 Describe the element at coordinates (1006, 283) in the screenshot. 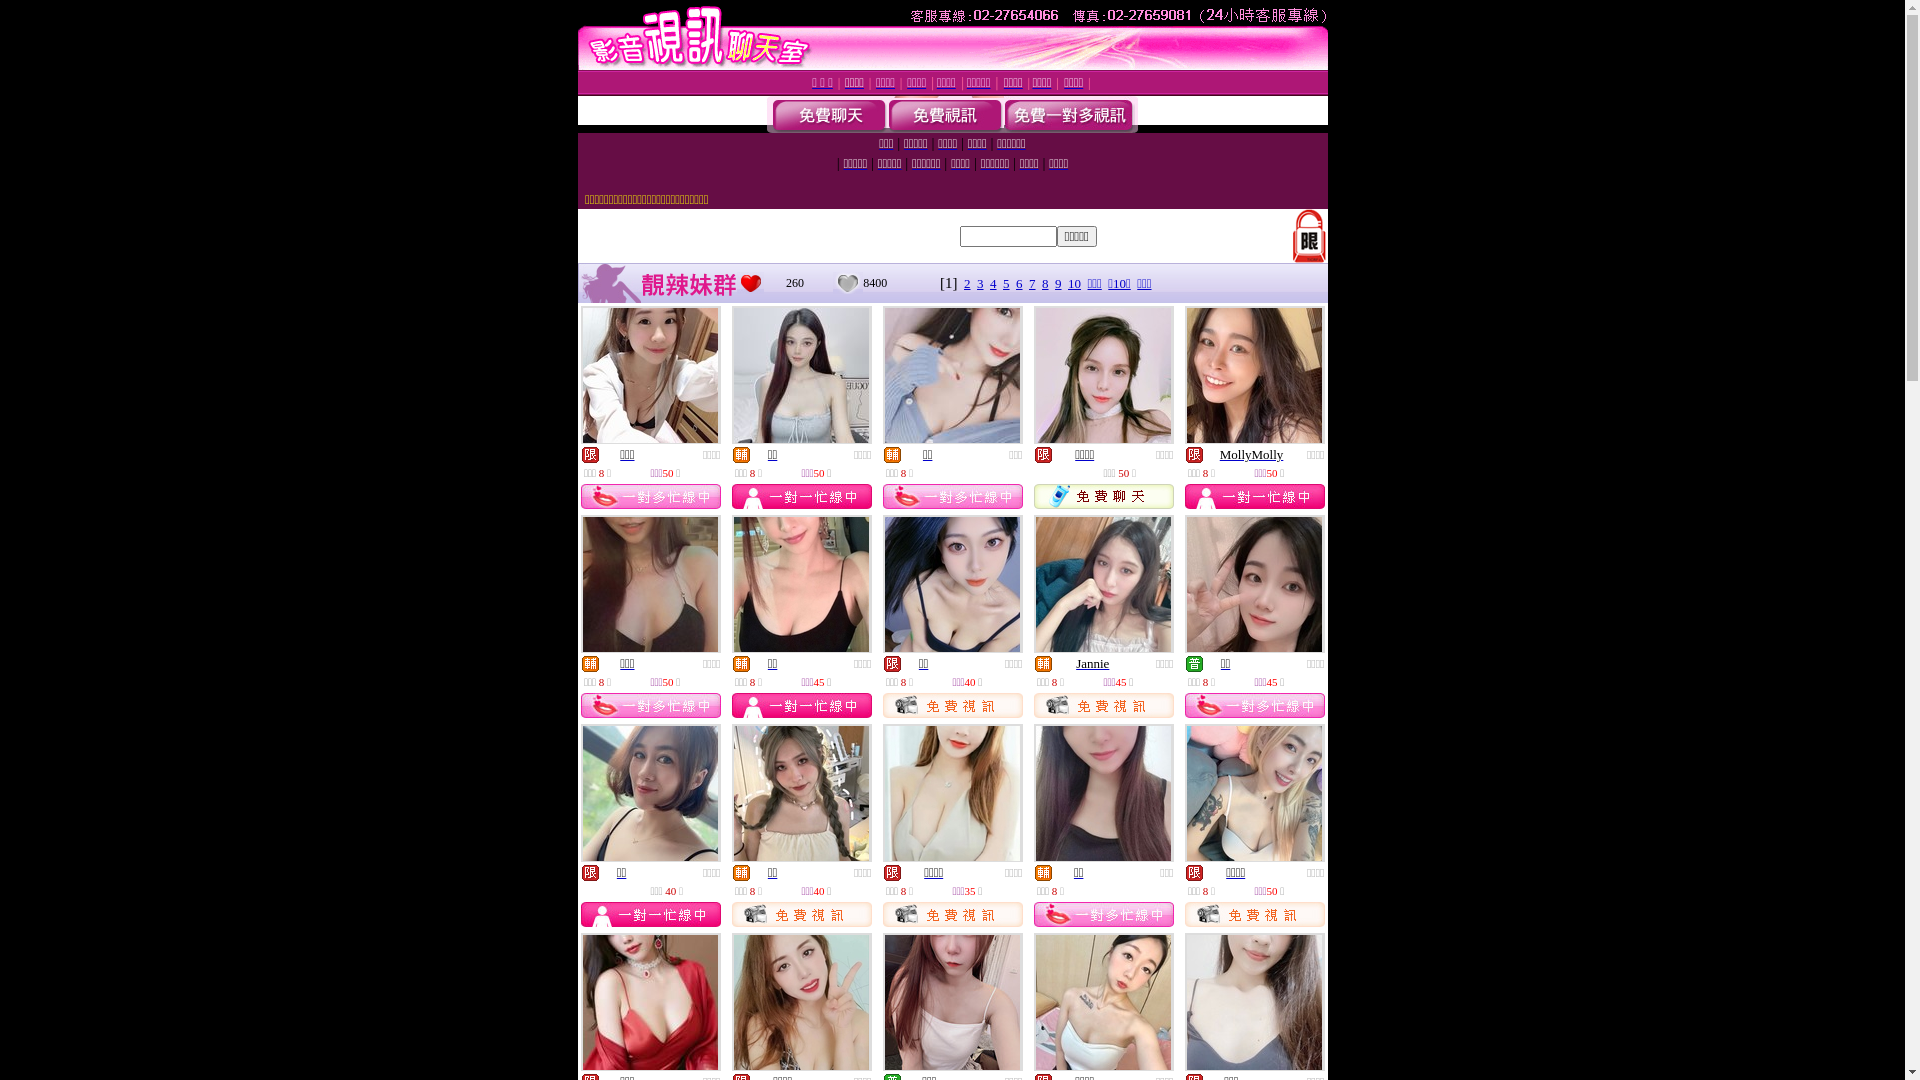

I see `'5'` at that location.